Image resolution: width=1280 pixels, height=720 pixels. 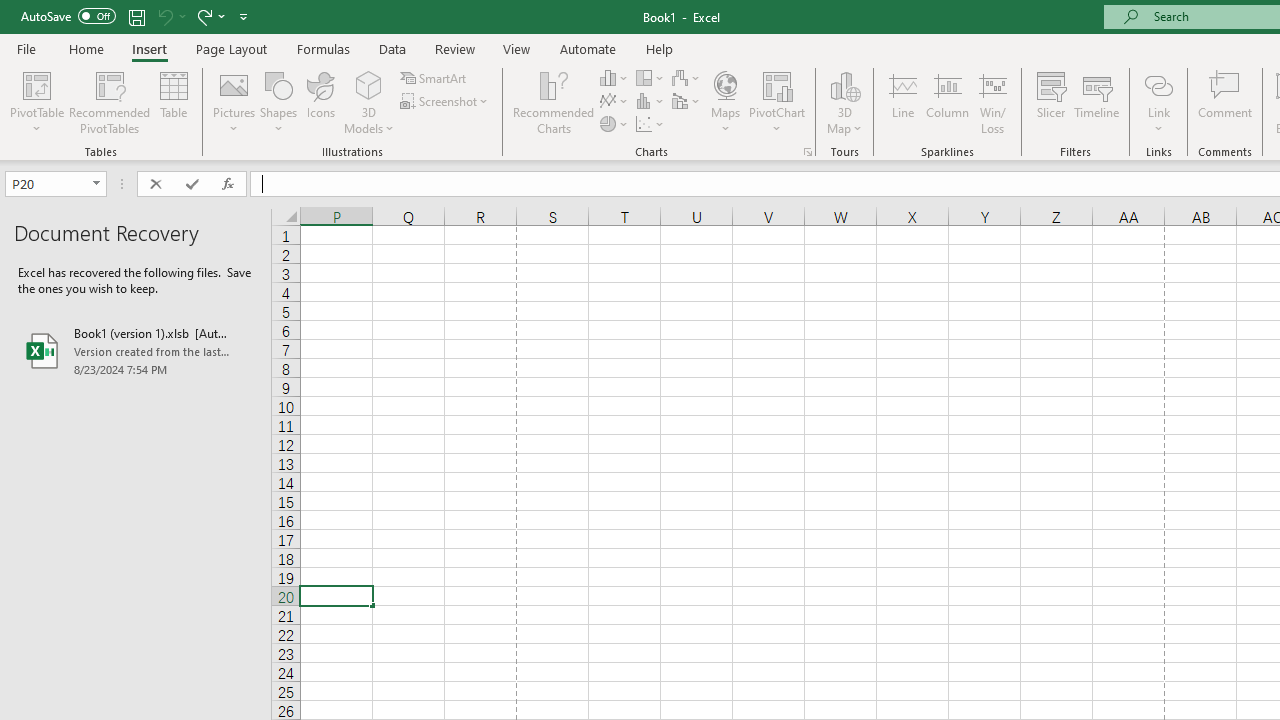 I want to click on 'Win/Loss', so click(x=992, y=103).